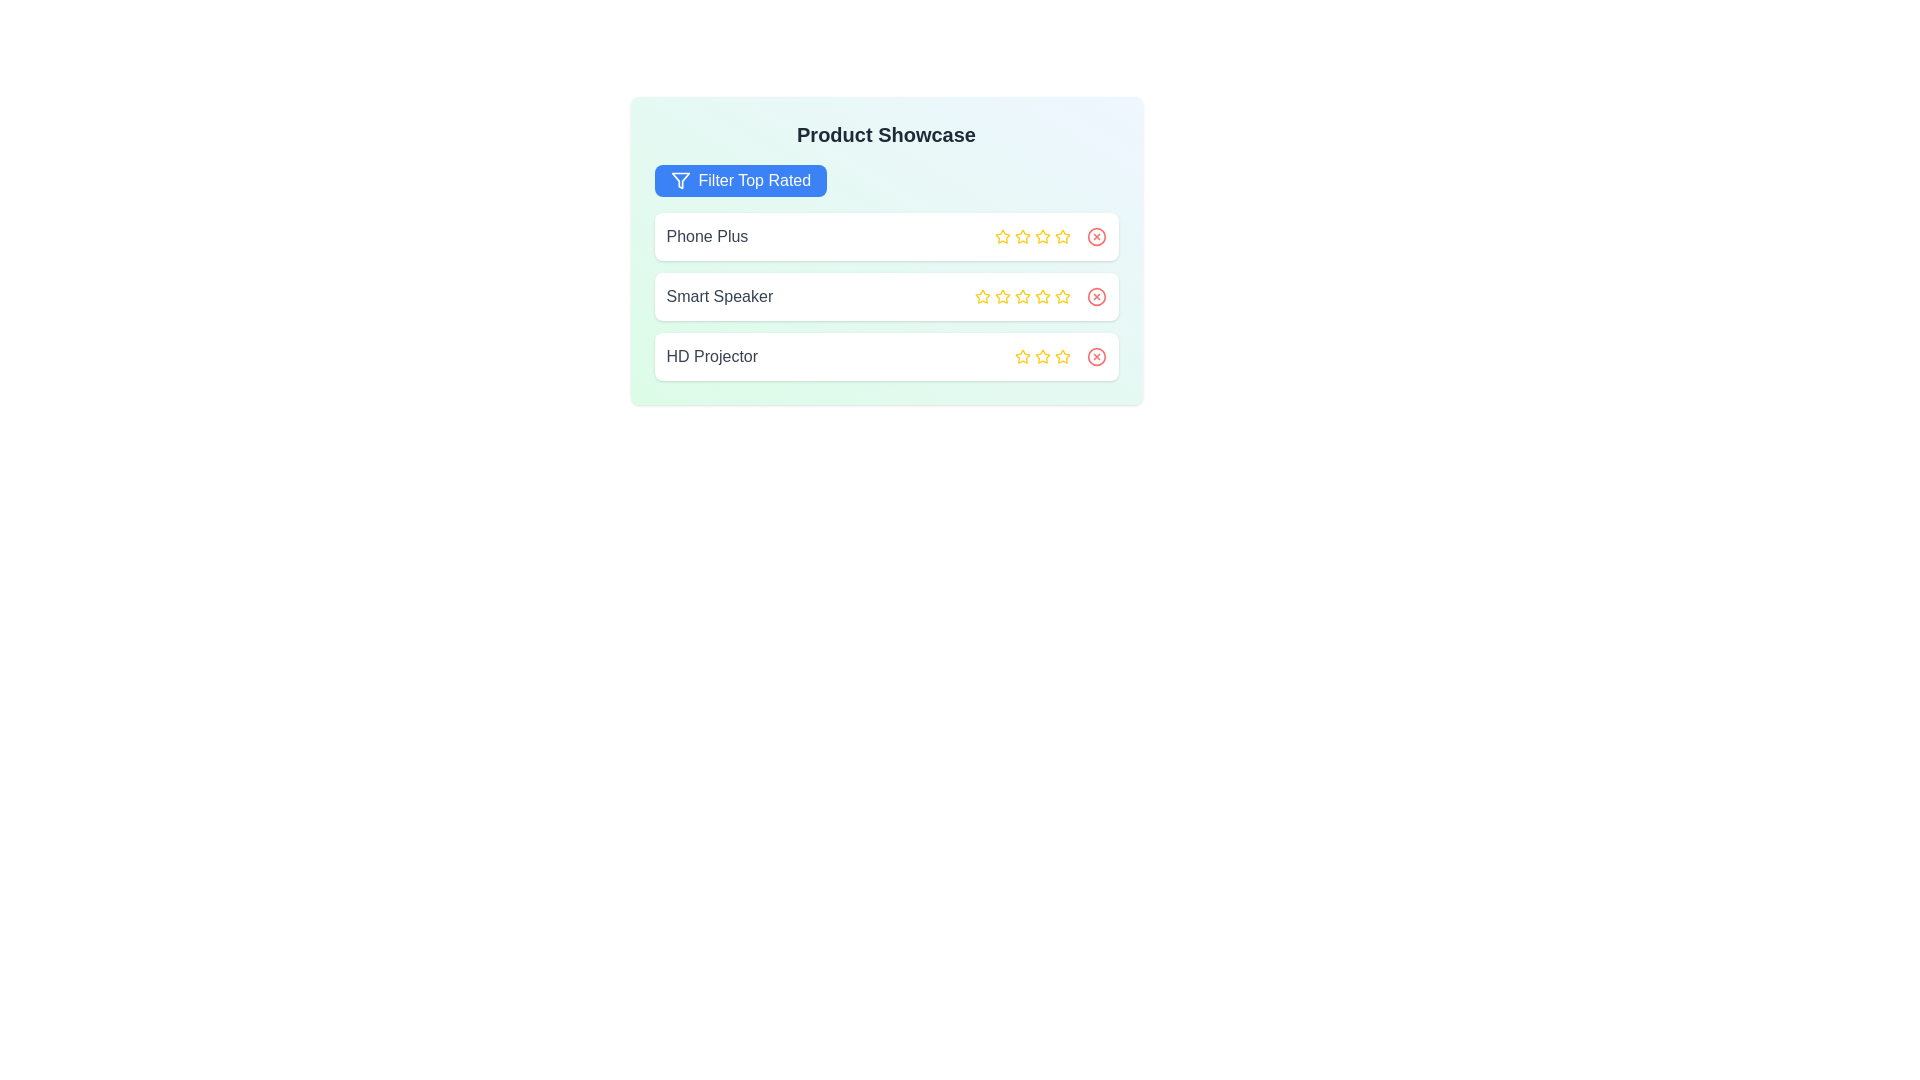 The width and height of the screenshot is (1920, 1080). I want to click on close icon next to the product Phone Plus to remove it, so click(1095, 235).